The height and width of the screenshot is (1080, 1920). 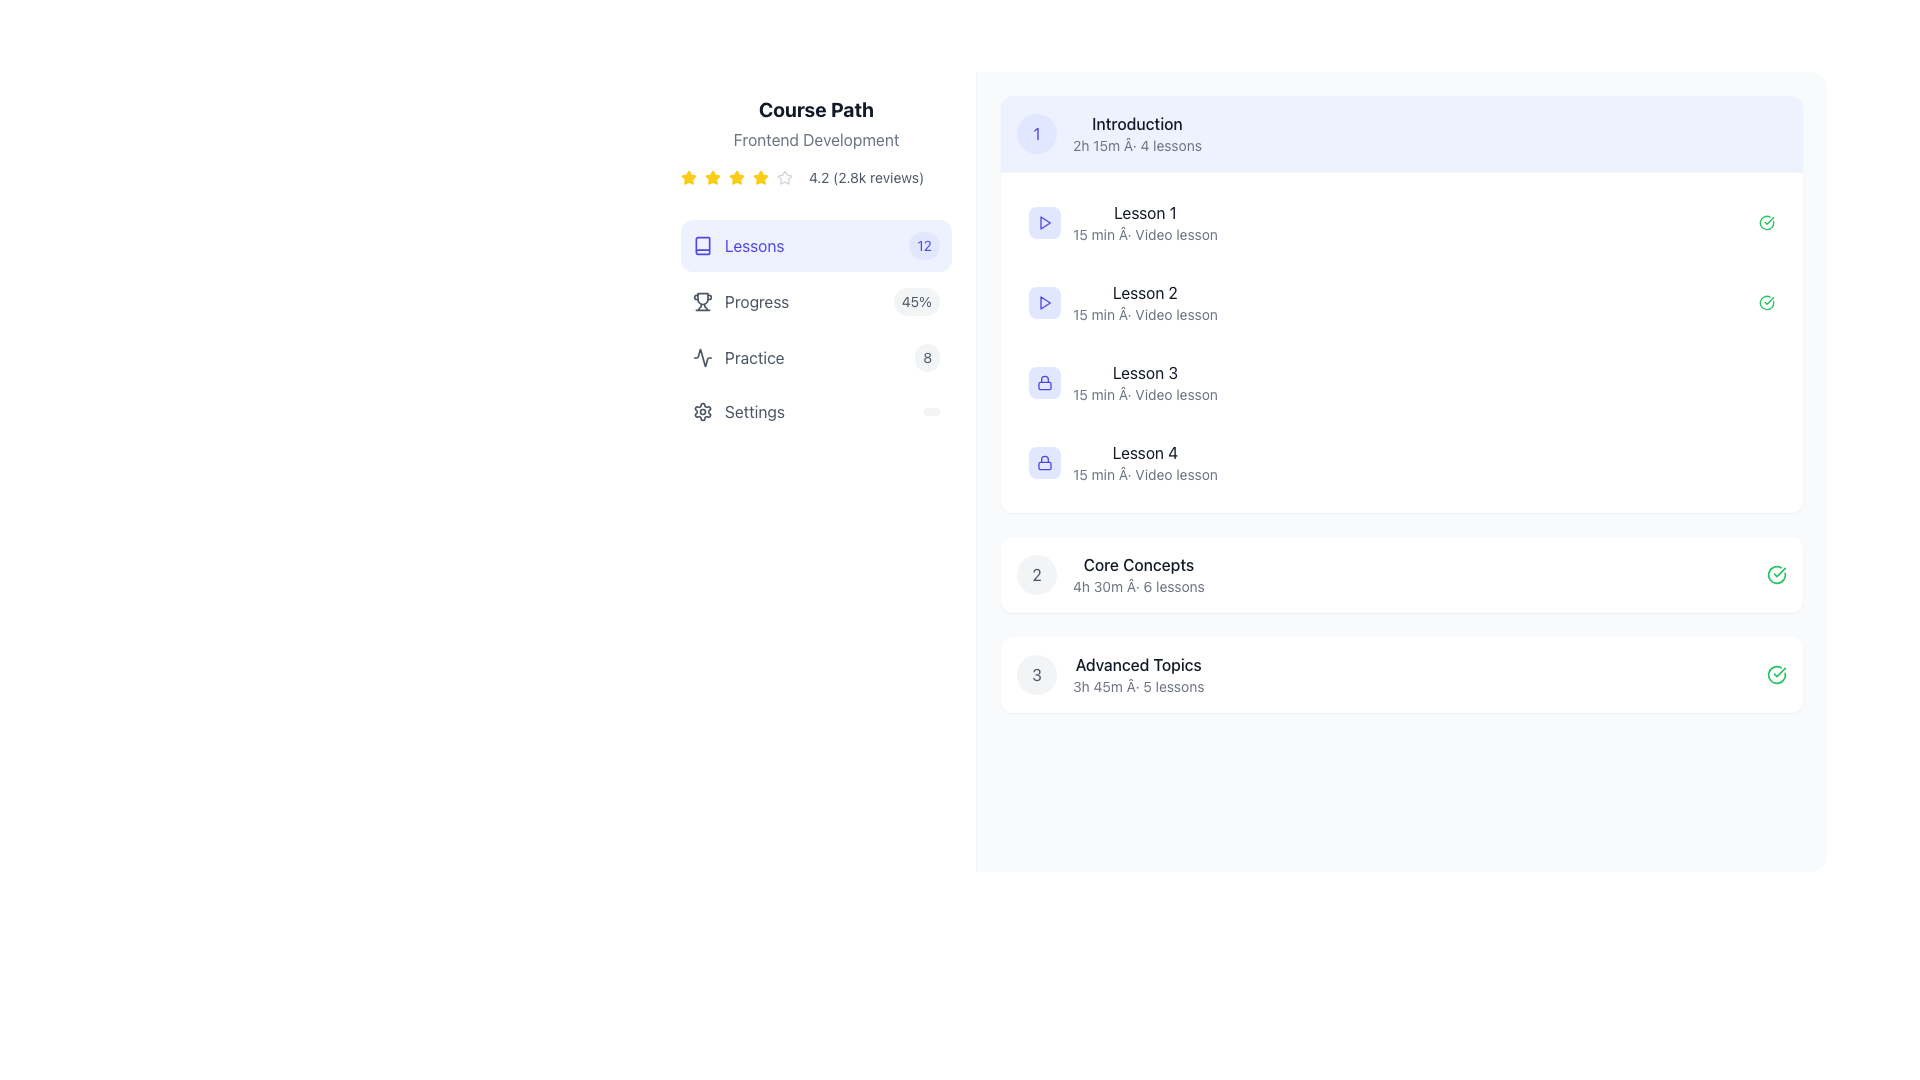 I want to click on the circular button icon representing the playable video for 'Lesson 2' located in the 'Introduction' section, so click(x=1044, y=303).